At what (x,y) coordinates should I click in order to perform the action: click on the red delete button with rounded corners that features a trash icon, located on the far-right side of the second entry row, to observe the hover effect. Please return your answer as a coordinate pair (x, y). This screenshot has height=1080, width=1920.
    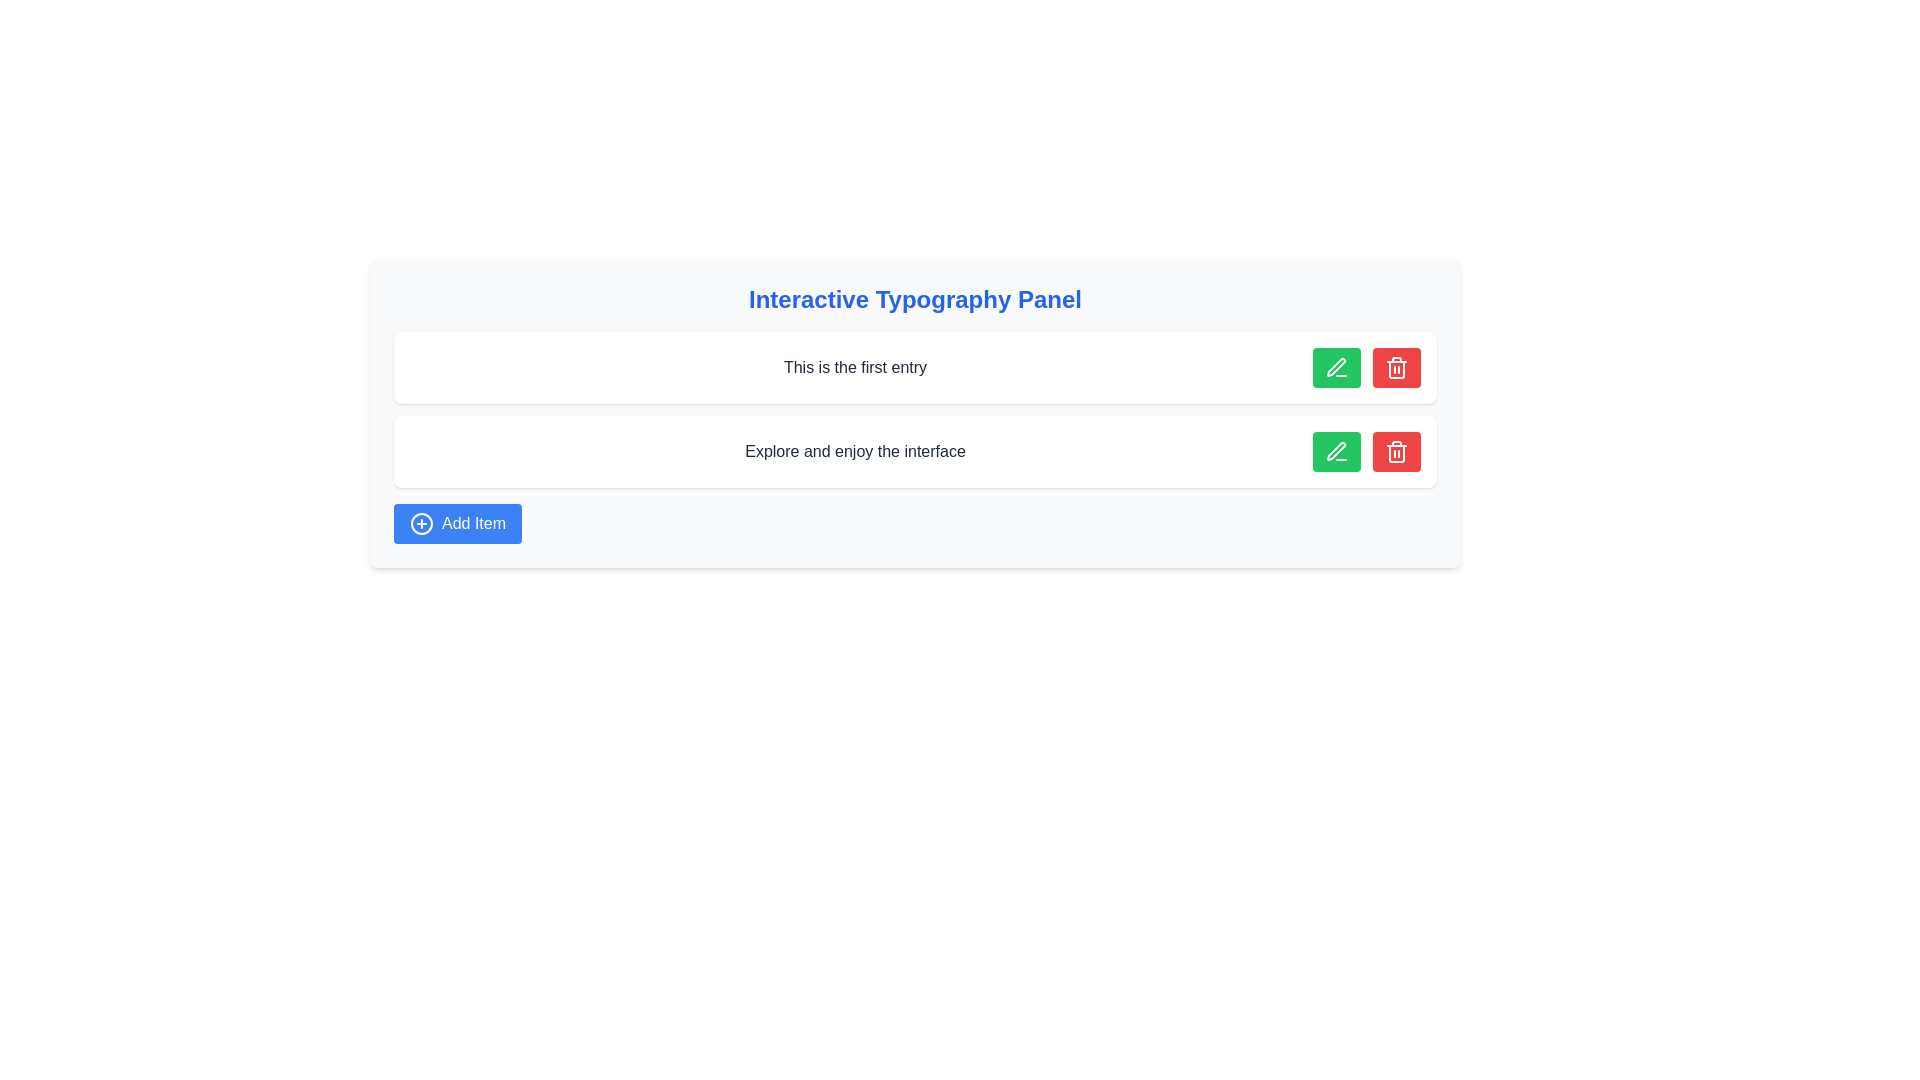
    Looking at the image, I should click on (1395, 451).